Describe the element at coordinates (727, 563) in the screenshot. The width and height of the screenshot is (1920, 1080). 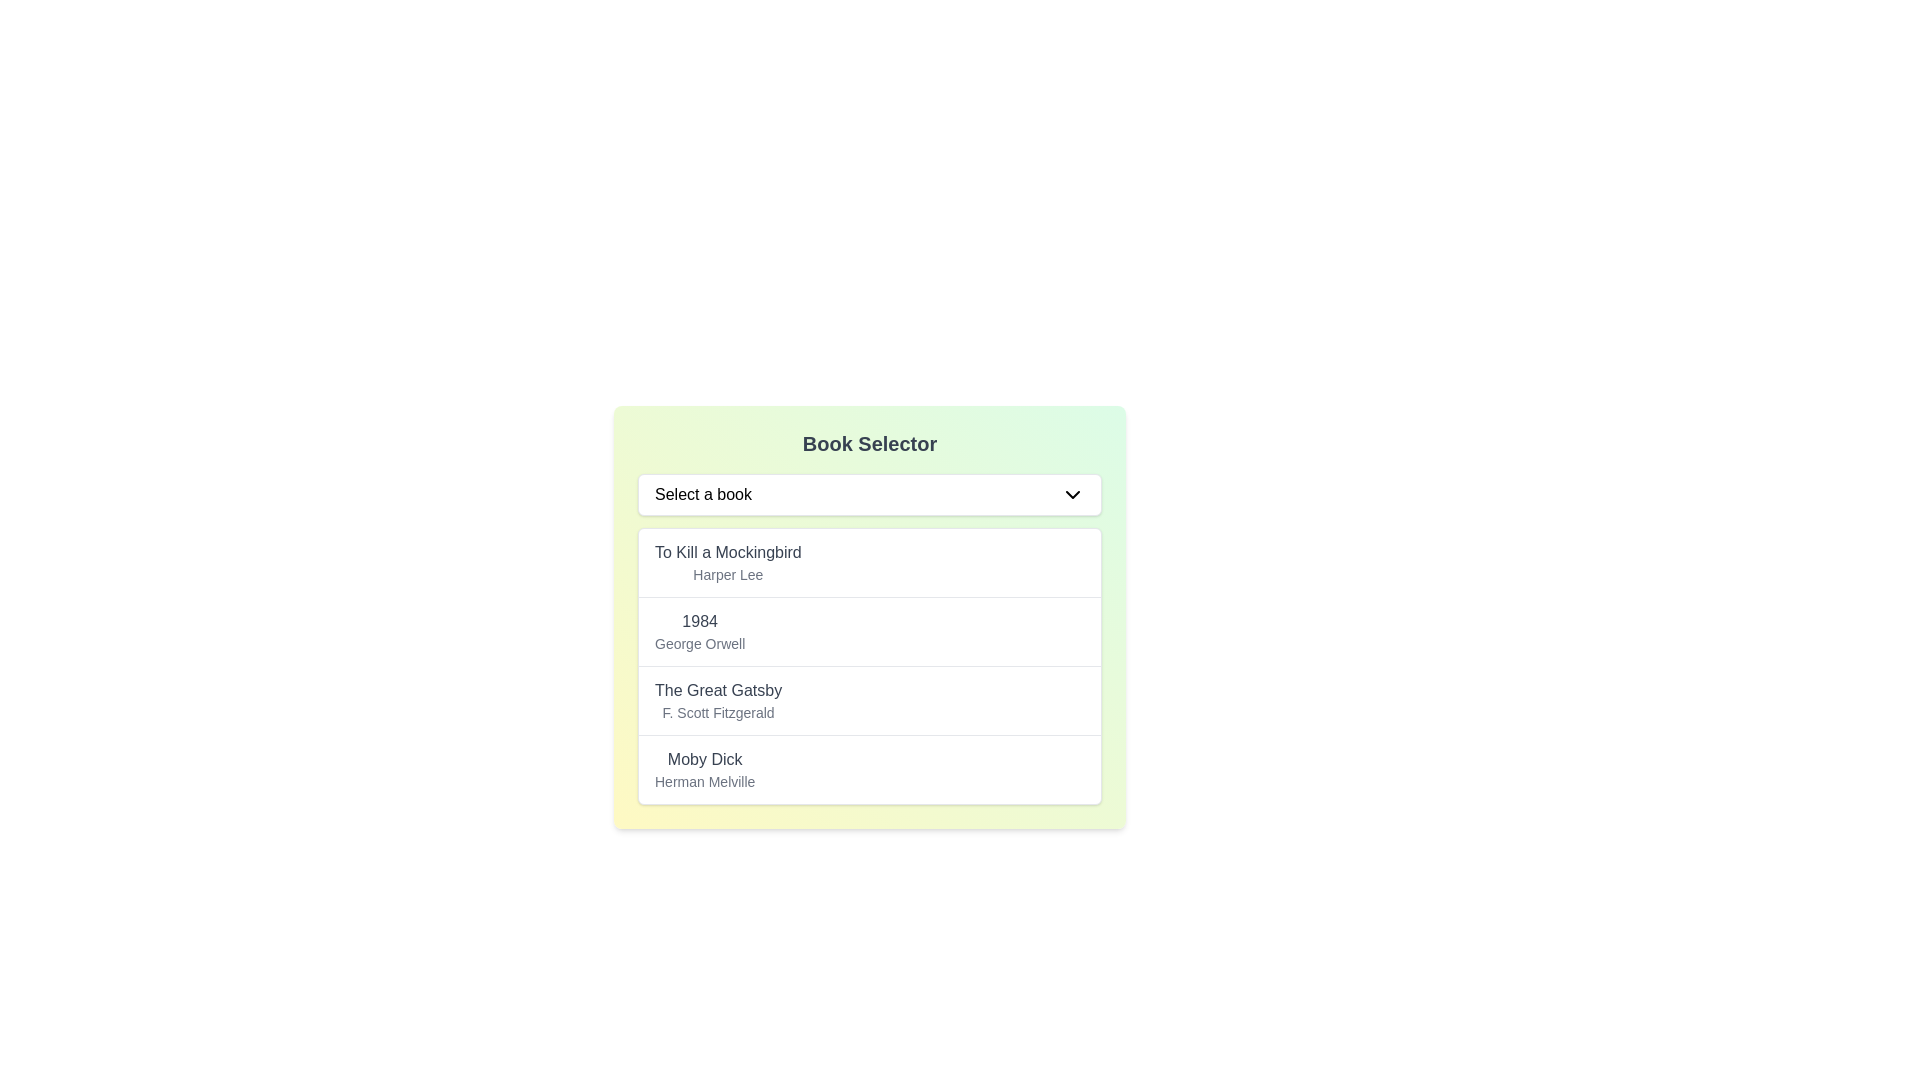
I see `the selectable book option labeled 'To Kill a Mockingbird' by Harper Lee` at that location.